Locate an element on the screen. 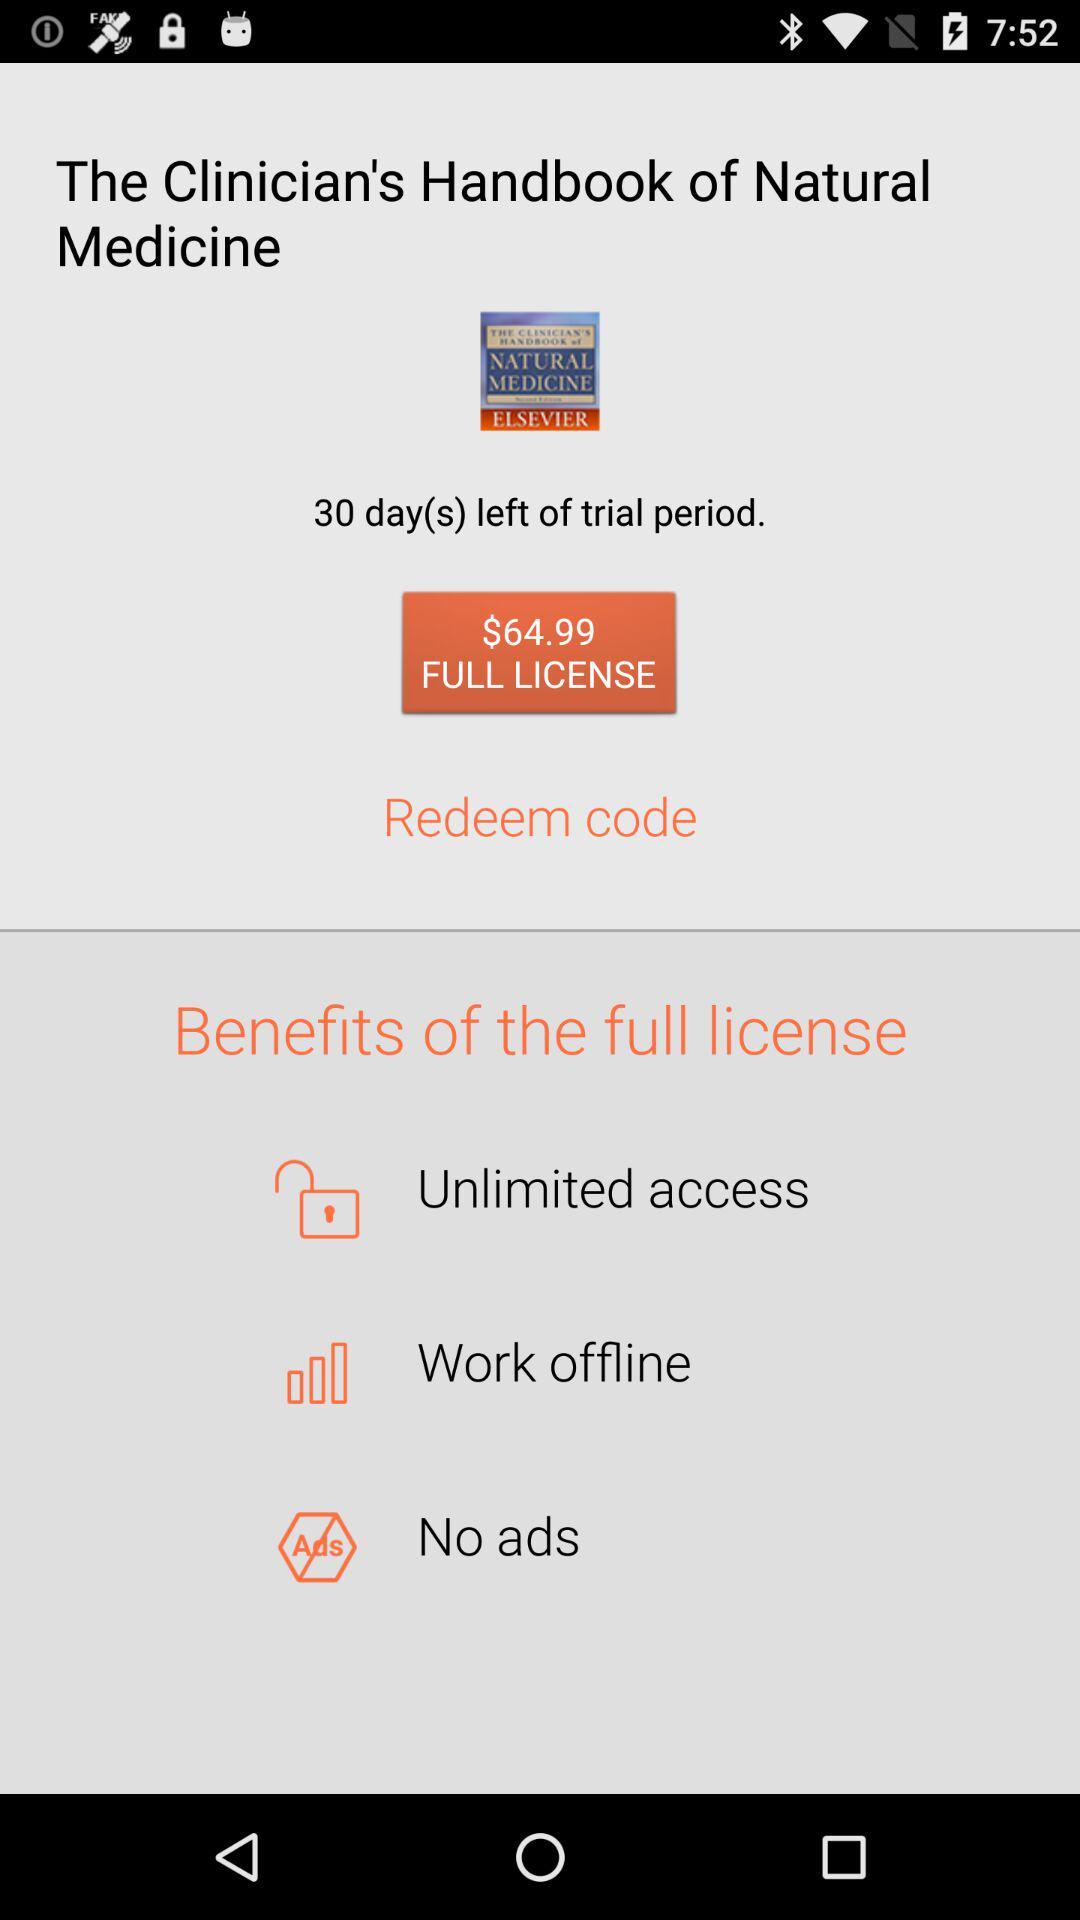 Image resolution: width=1080 pixels, height=1920 pixels. icon above the redeem code is located at coordinates (538, 658).